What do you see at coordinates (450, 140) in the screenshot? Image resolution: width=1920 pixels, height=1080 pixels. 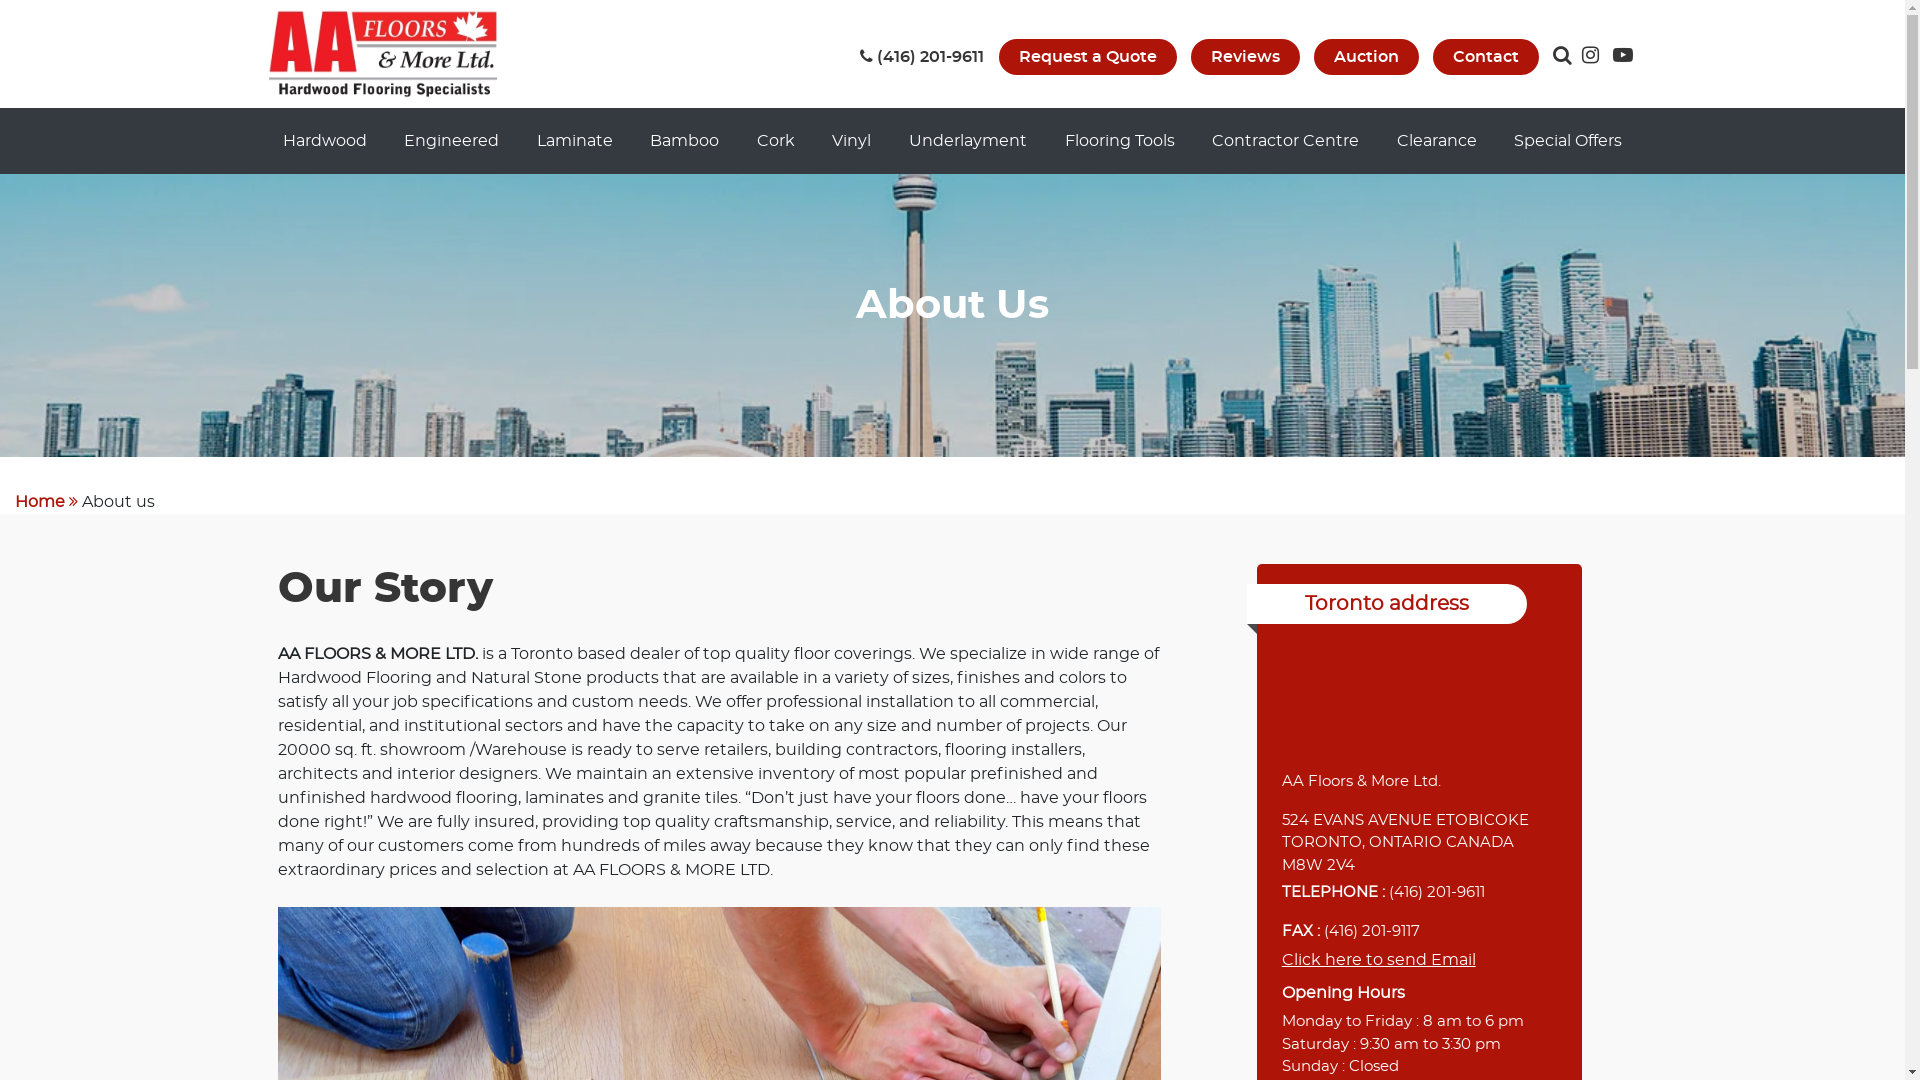 I see `'Engineered'` at bounding box center [450, 140].